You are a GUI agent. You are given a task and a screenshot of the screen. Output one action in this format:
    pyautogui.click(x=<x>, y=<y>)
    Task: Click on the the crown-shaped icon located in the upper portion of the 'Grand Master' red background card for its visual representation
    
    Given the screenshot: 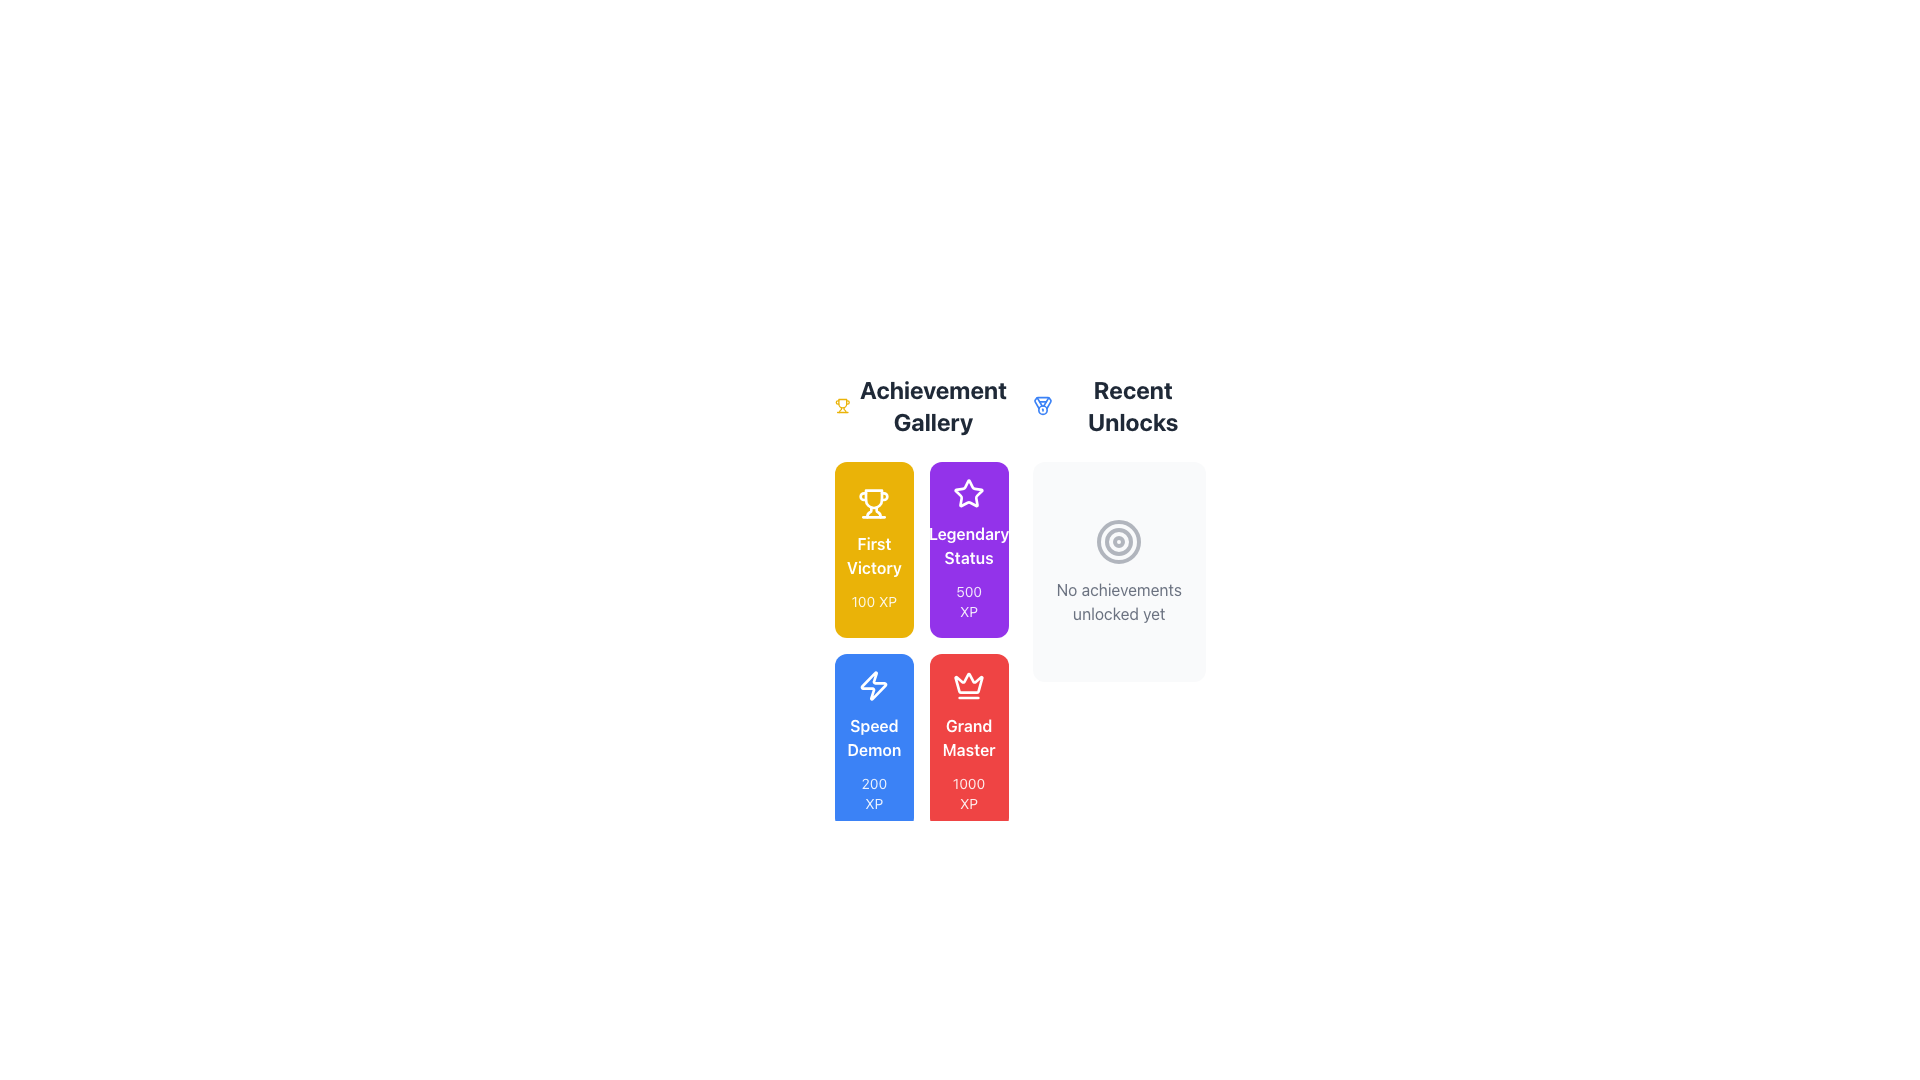 What is the action you would take?
    pyautogui.click(x=969, y=682)
    